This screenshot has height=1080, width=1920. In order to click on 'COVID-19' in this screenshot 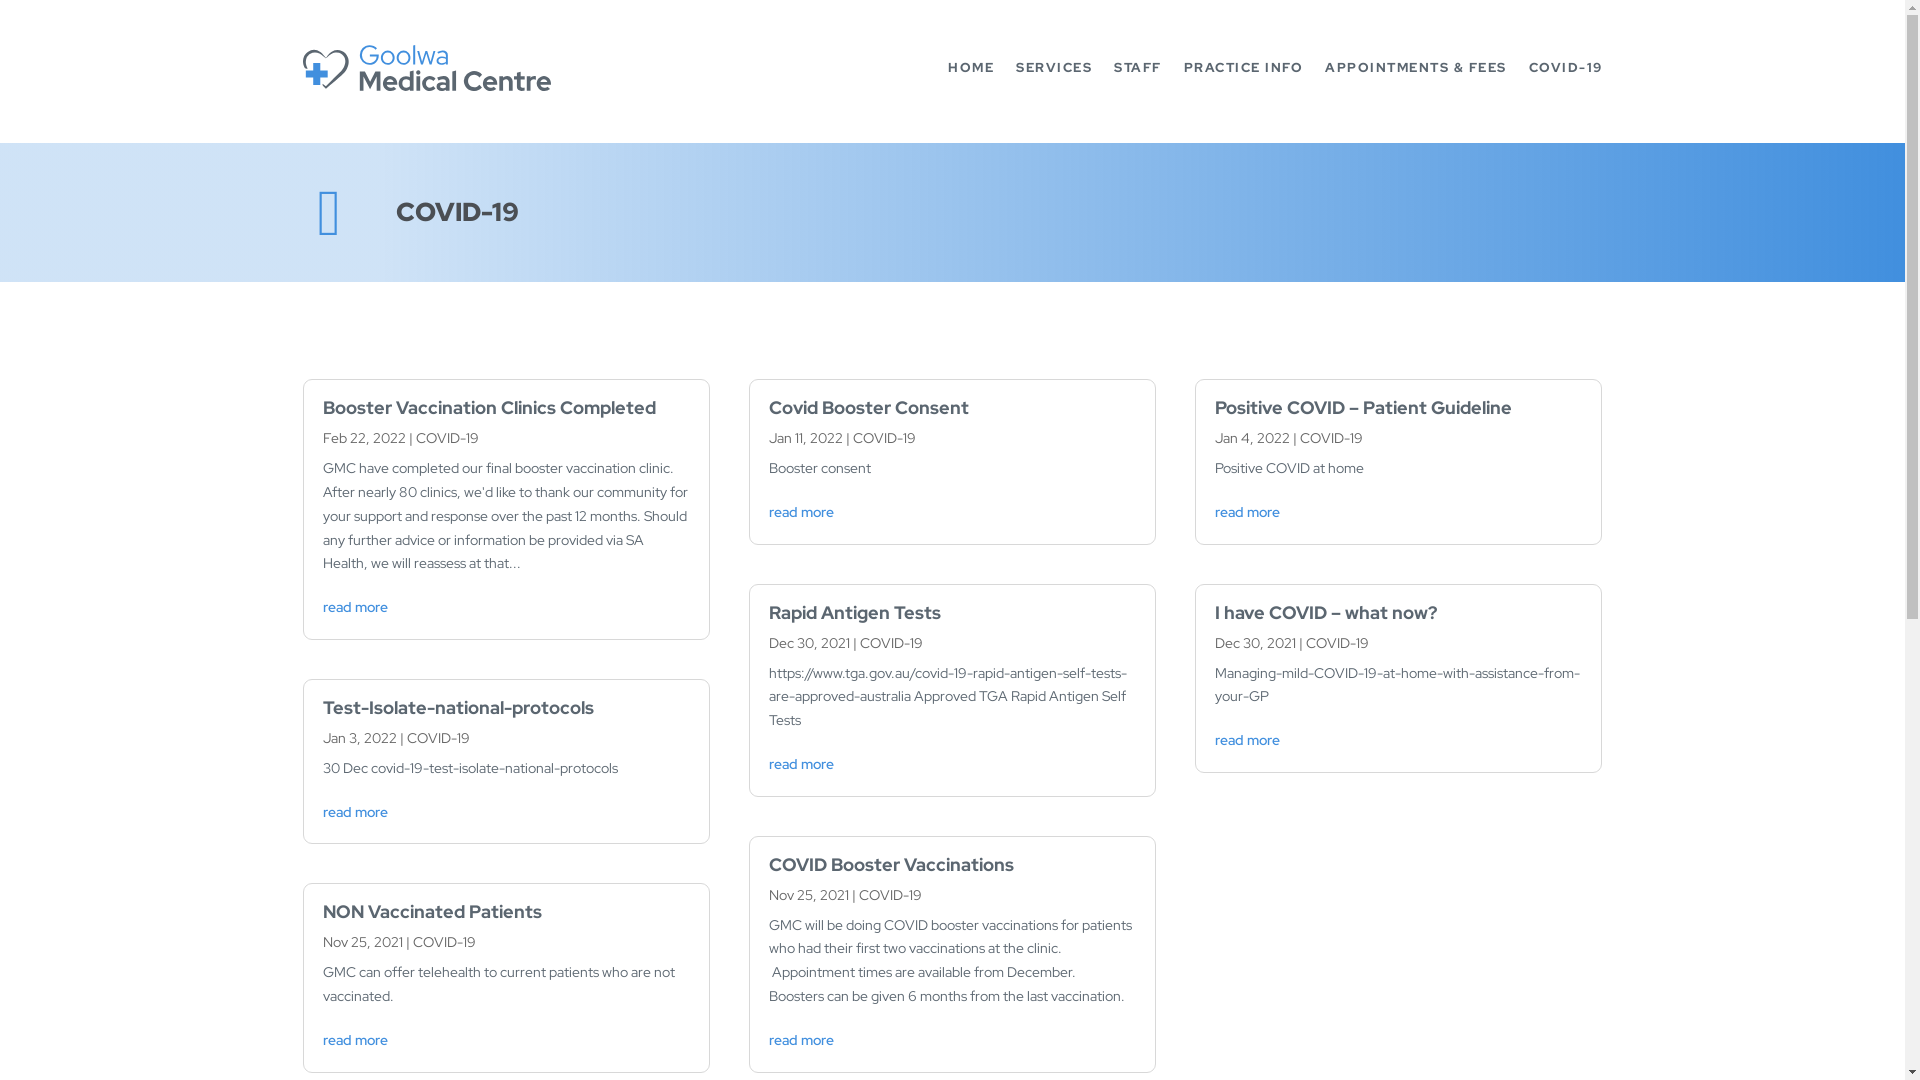, I will do `click(1563, 67)`.